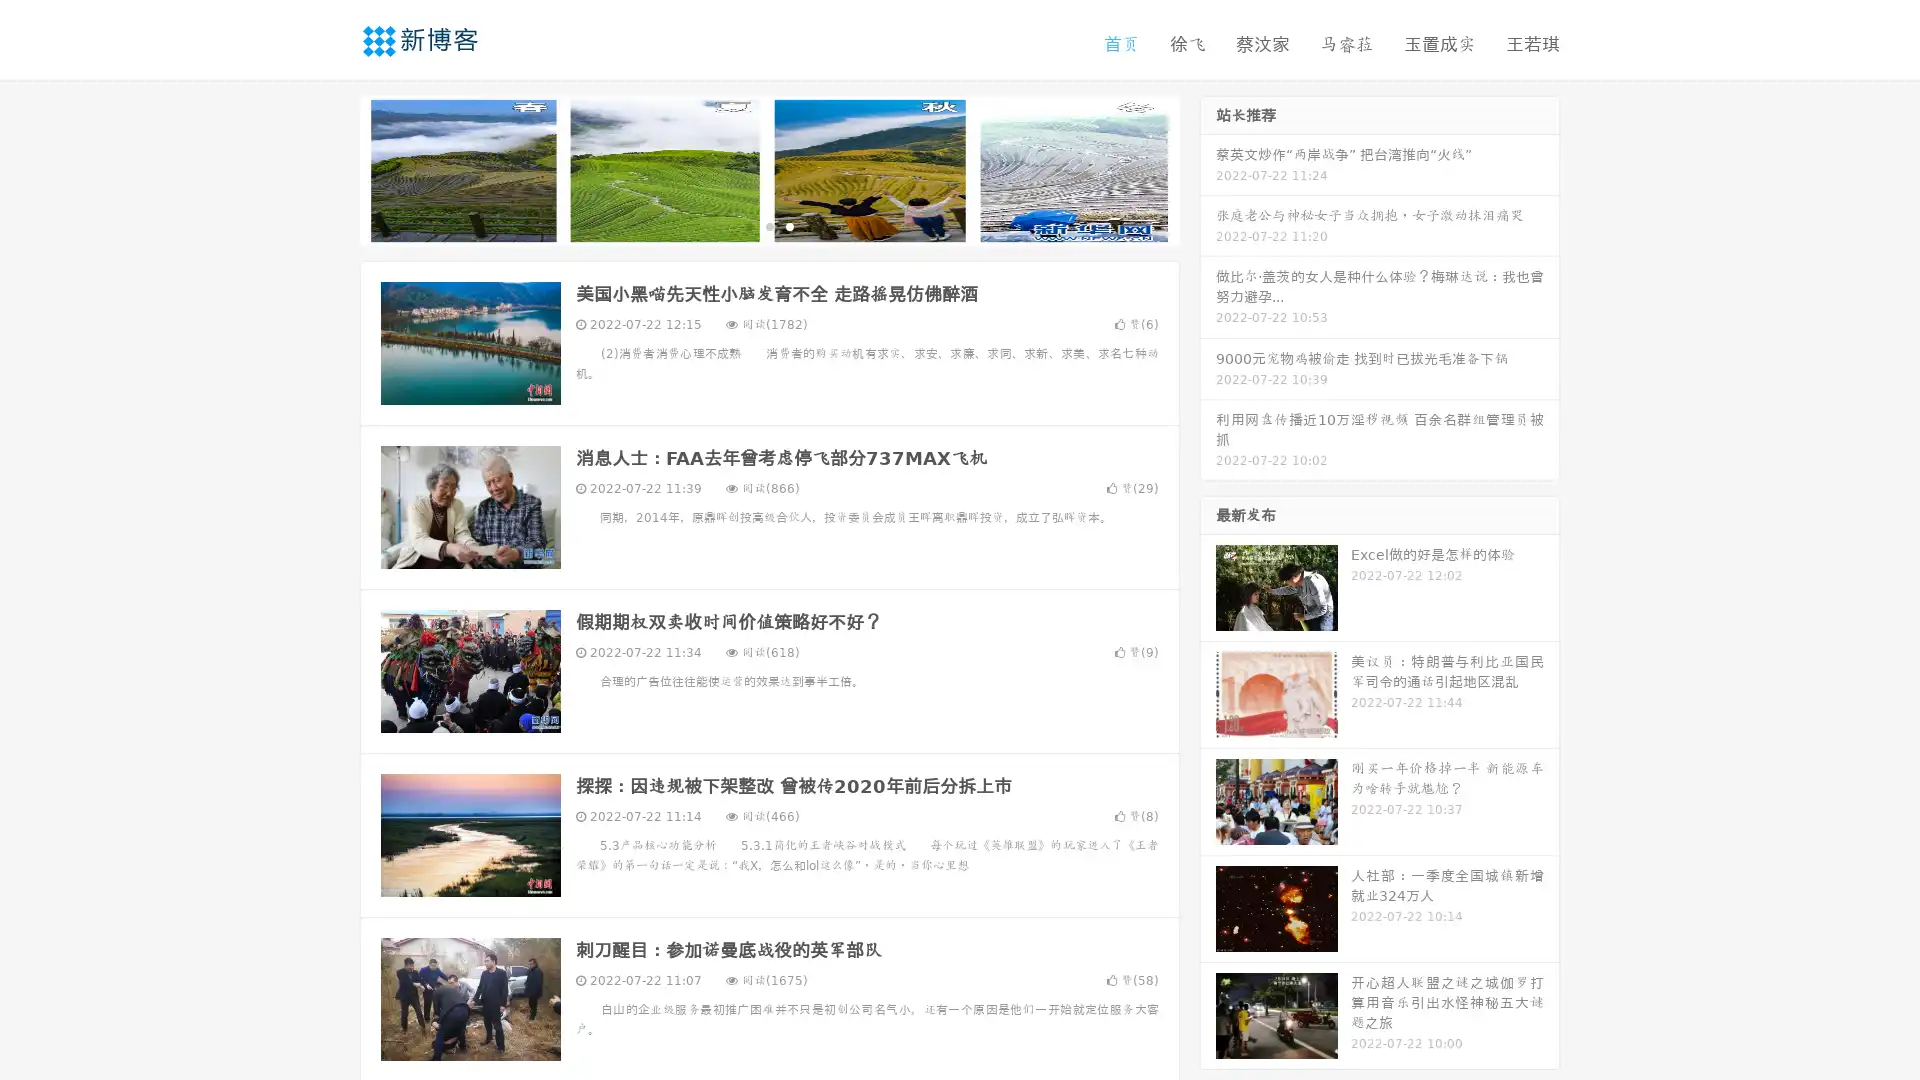 The width and height of the screenshot is (1920, 1080). Describe the element at coordinates (330, 168) in the screenshot. I see `Previous slide` at that location.